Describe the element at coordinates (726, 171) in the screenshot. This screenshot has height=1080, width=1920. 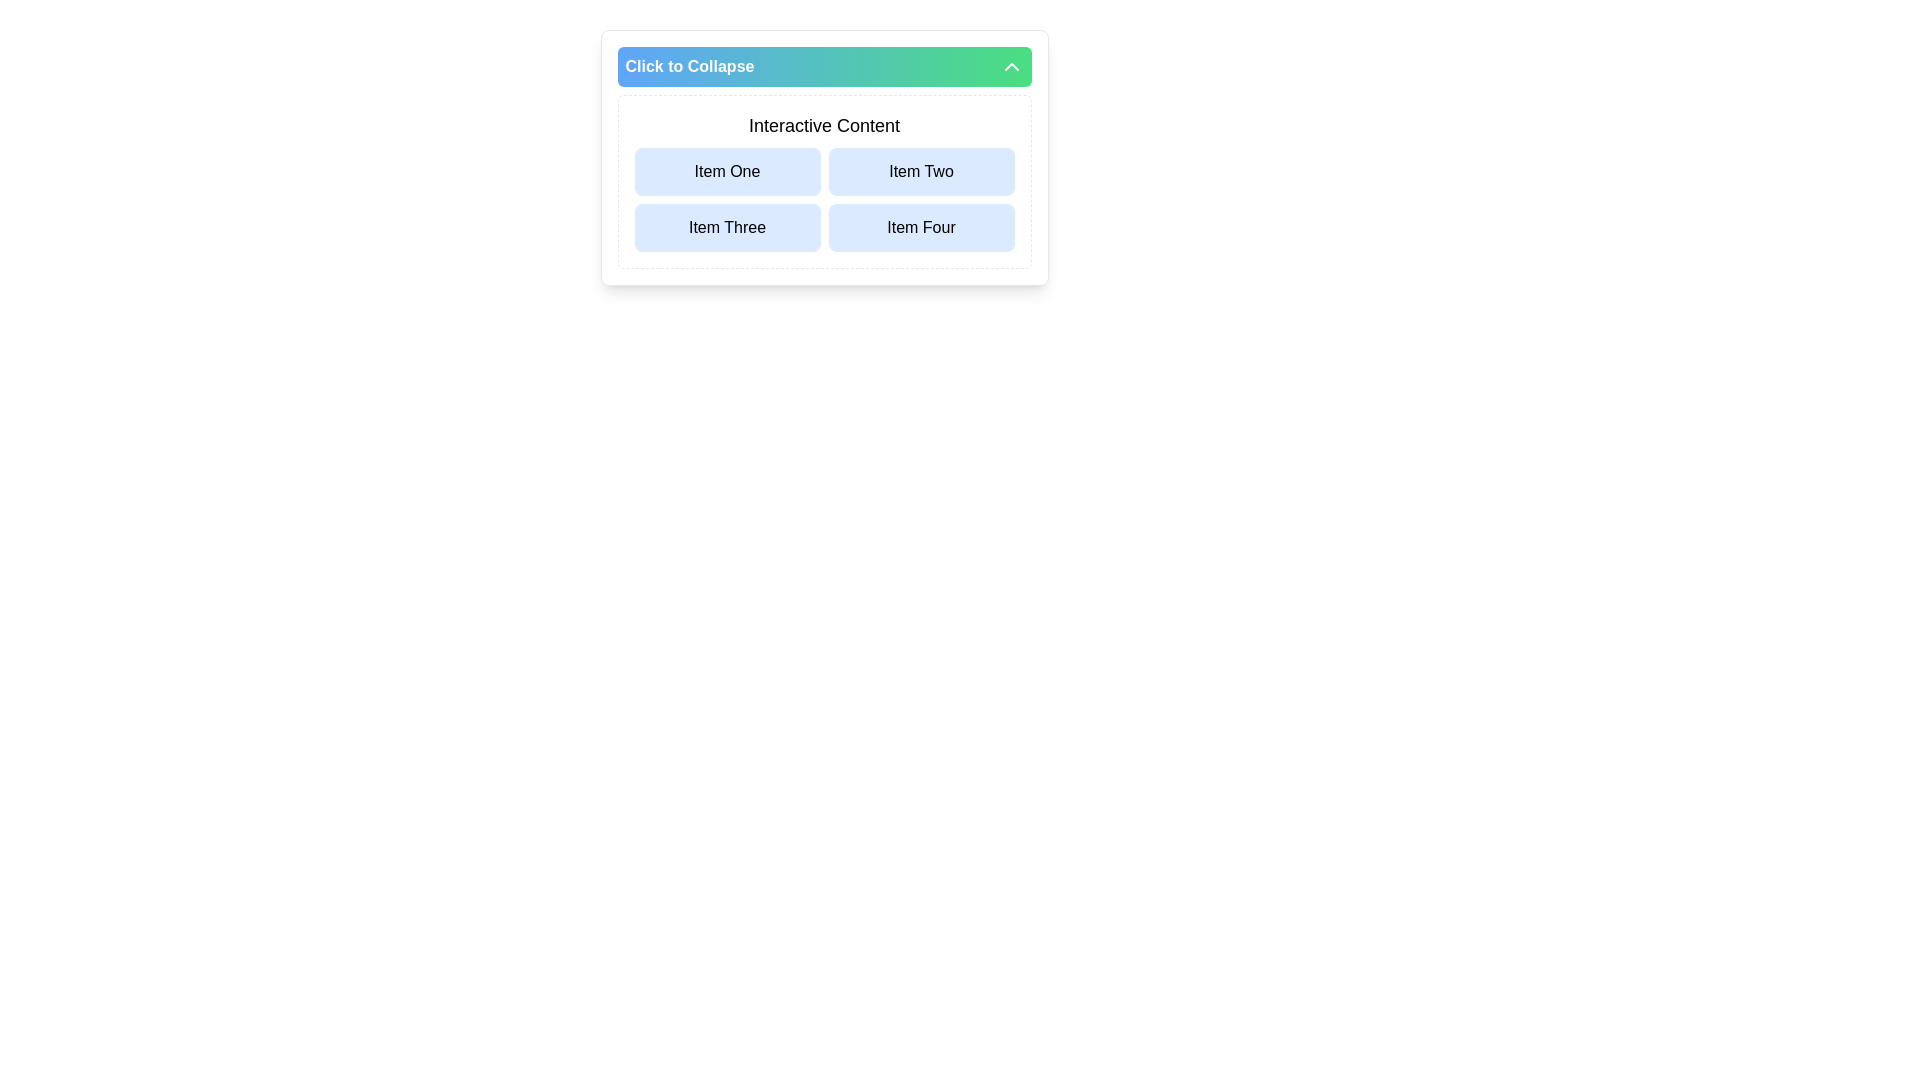
I see `the static label button 'Item One' which has a blue background and bold black text, located in the top-left position of a 2x2 grid layout` at that location.